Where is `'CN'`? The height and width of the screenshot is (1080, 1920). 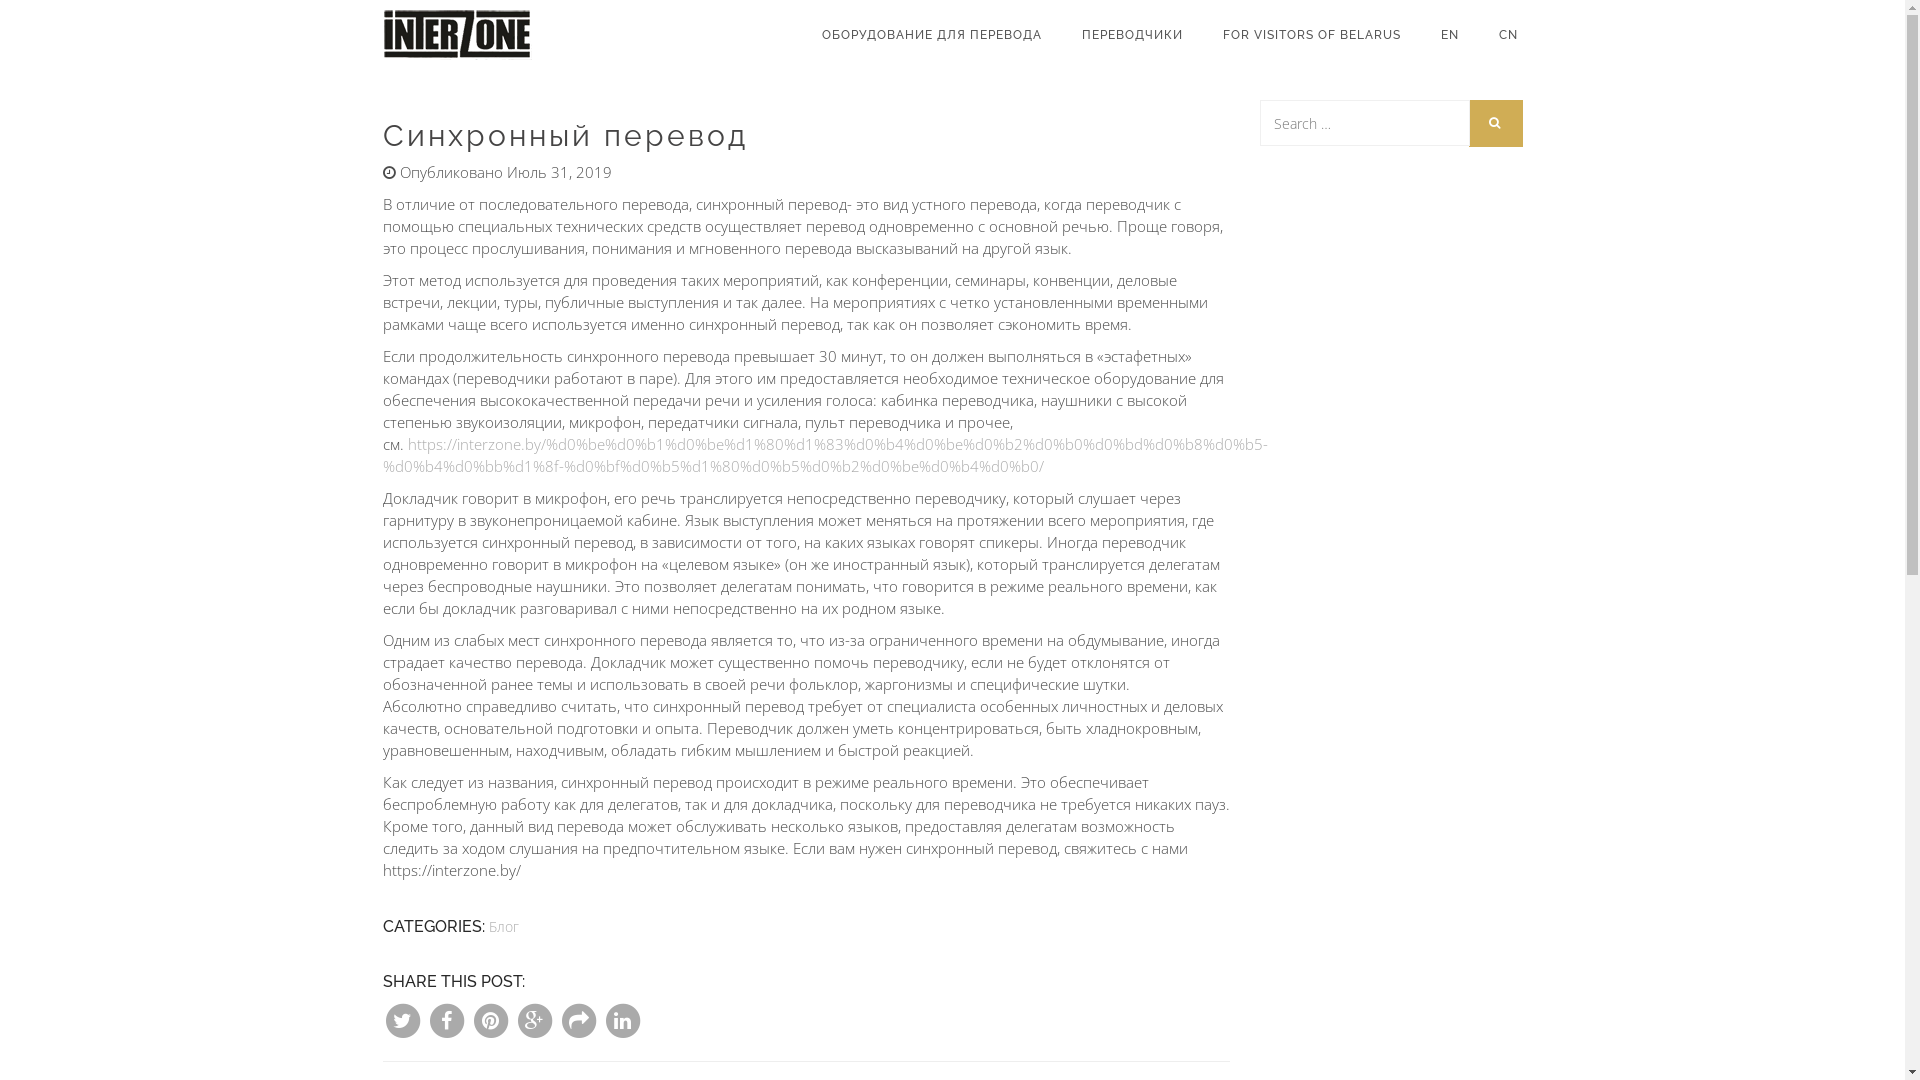 'CN' is located at coordinates (1507, 34).